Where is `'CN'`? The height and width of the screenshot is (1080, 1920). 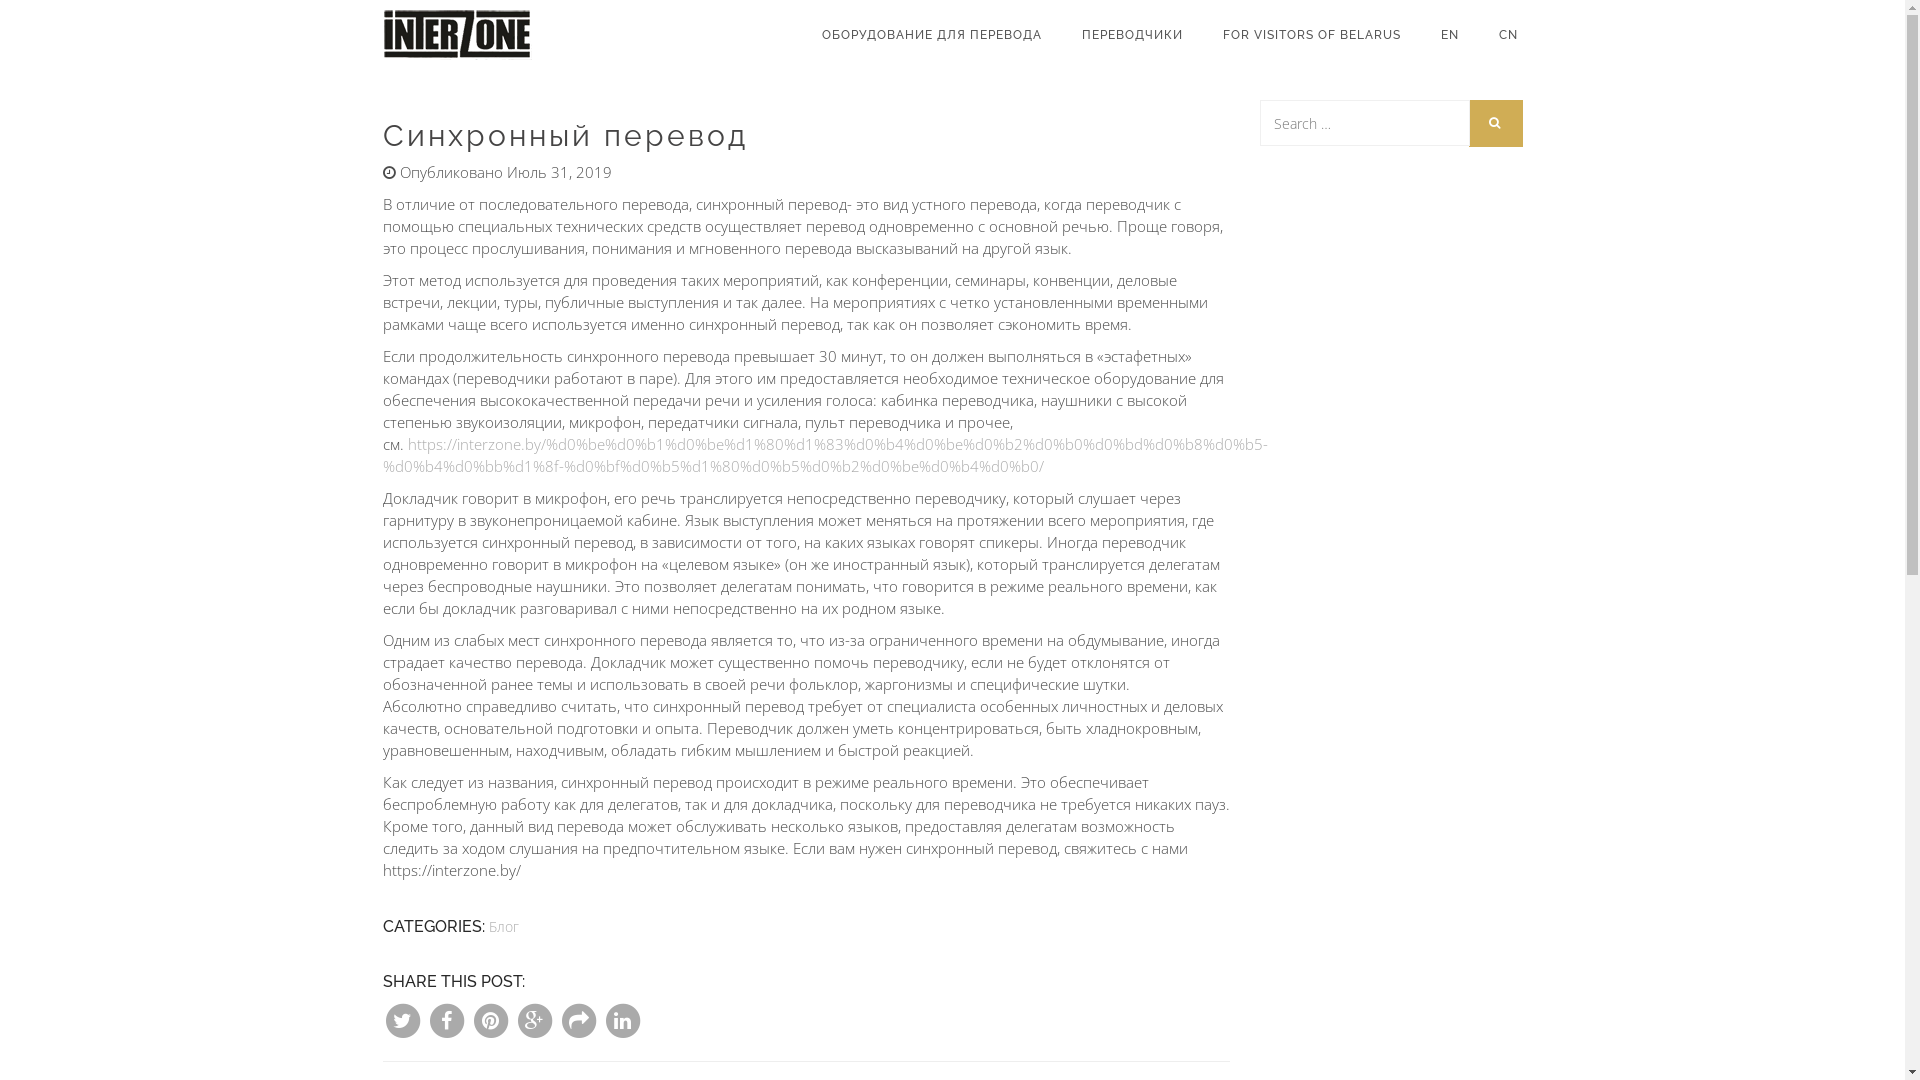 'CN' is located at coordinates (1507, 34).